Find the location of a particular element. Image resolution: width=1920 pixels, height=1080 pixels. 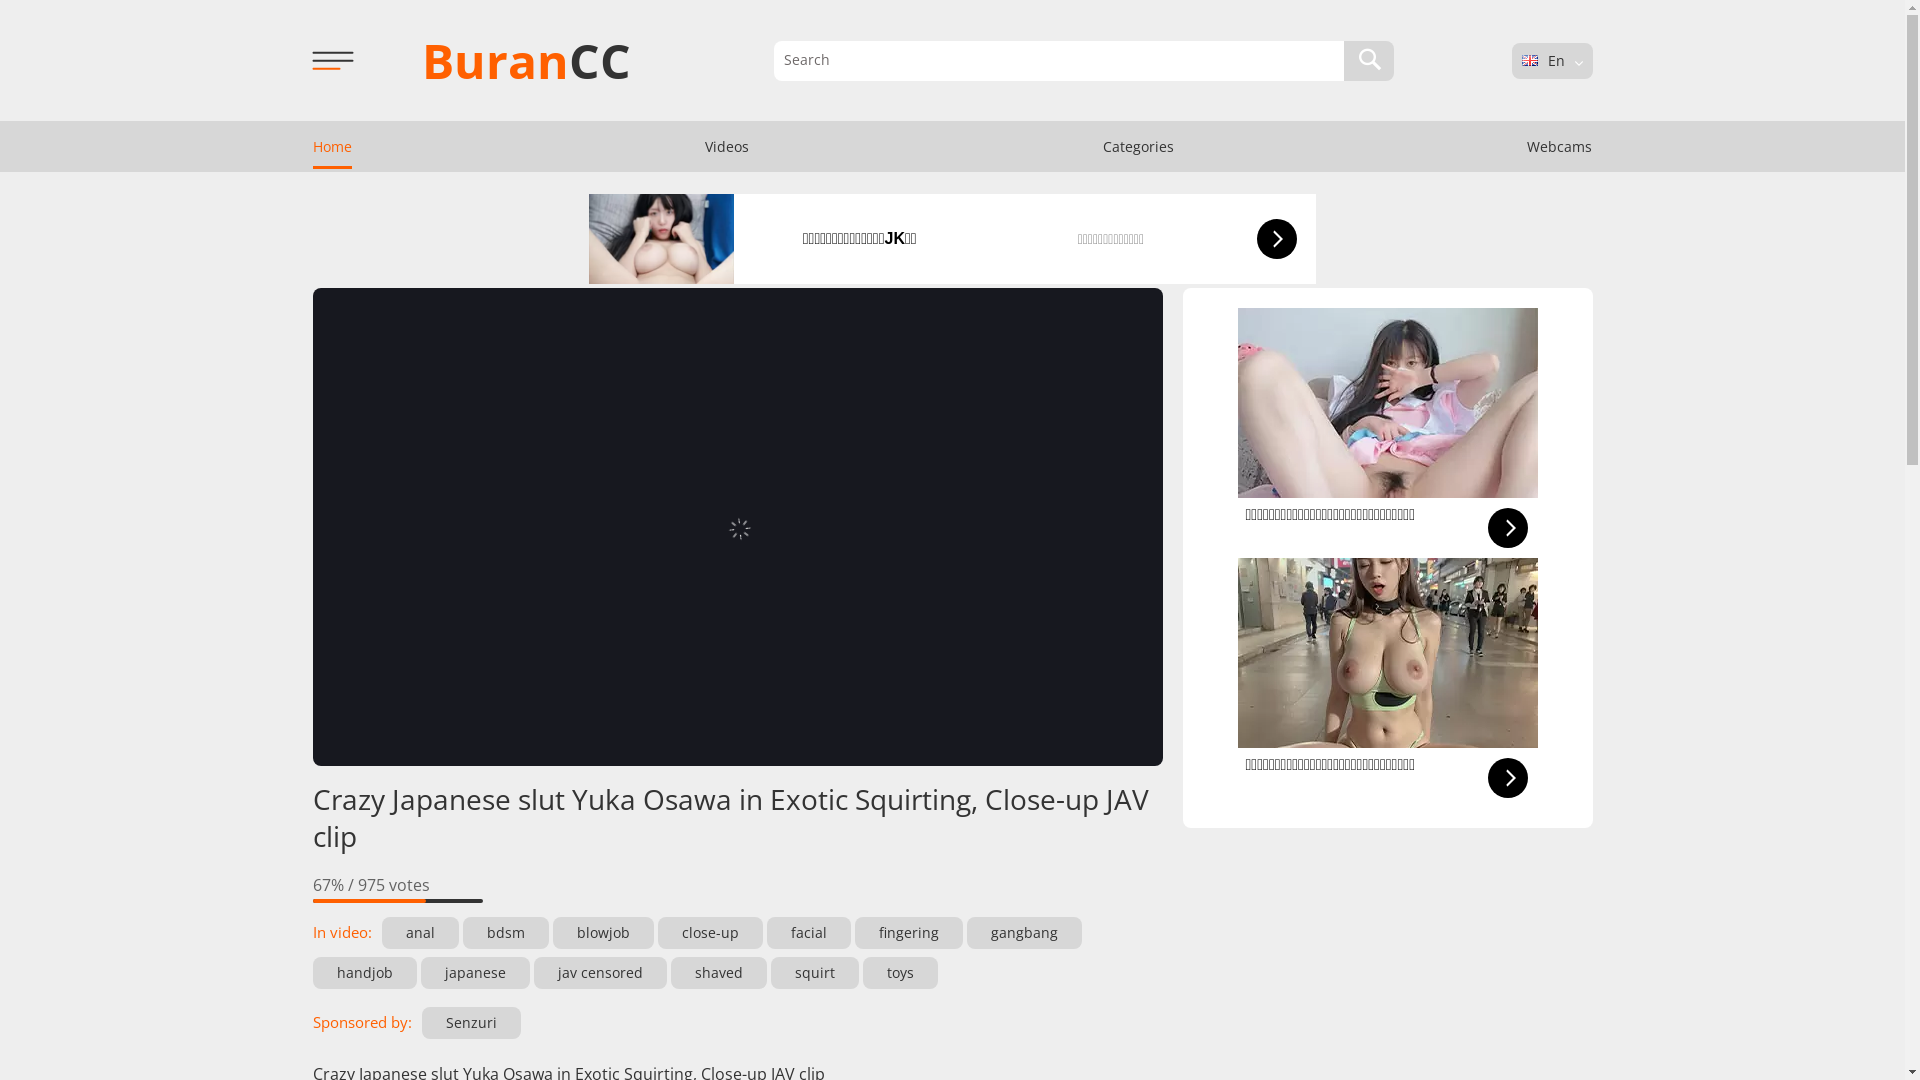

'BuranCC' is located at coordinates (526, 59).